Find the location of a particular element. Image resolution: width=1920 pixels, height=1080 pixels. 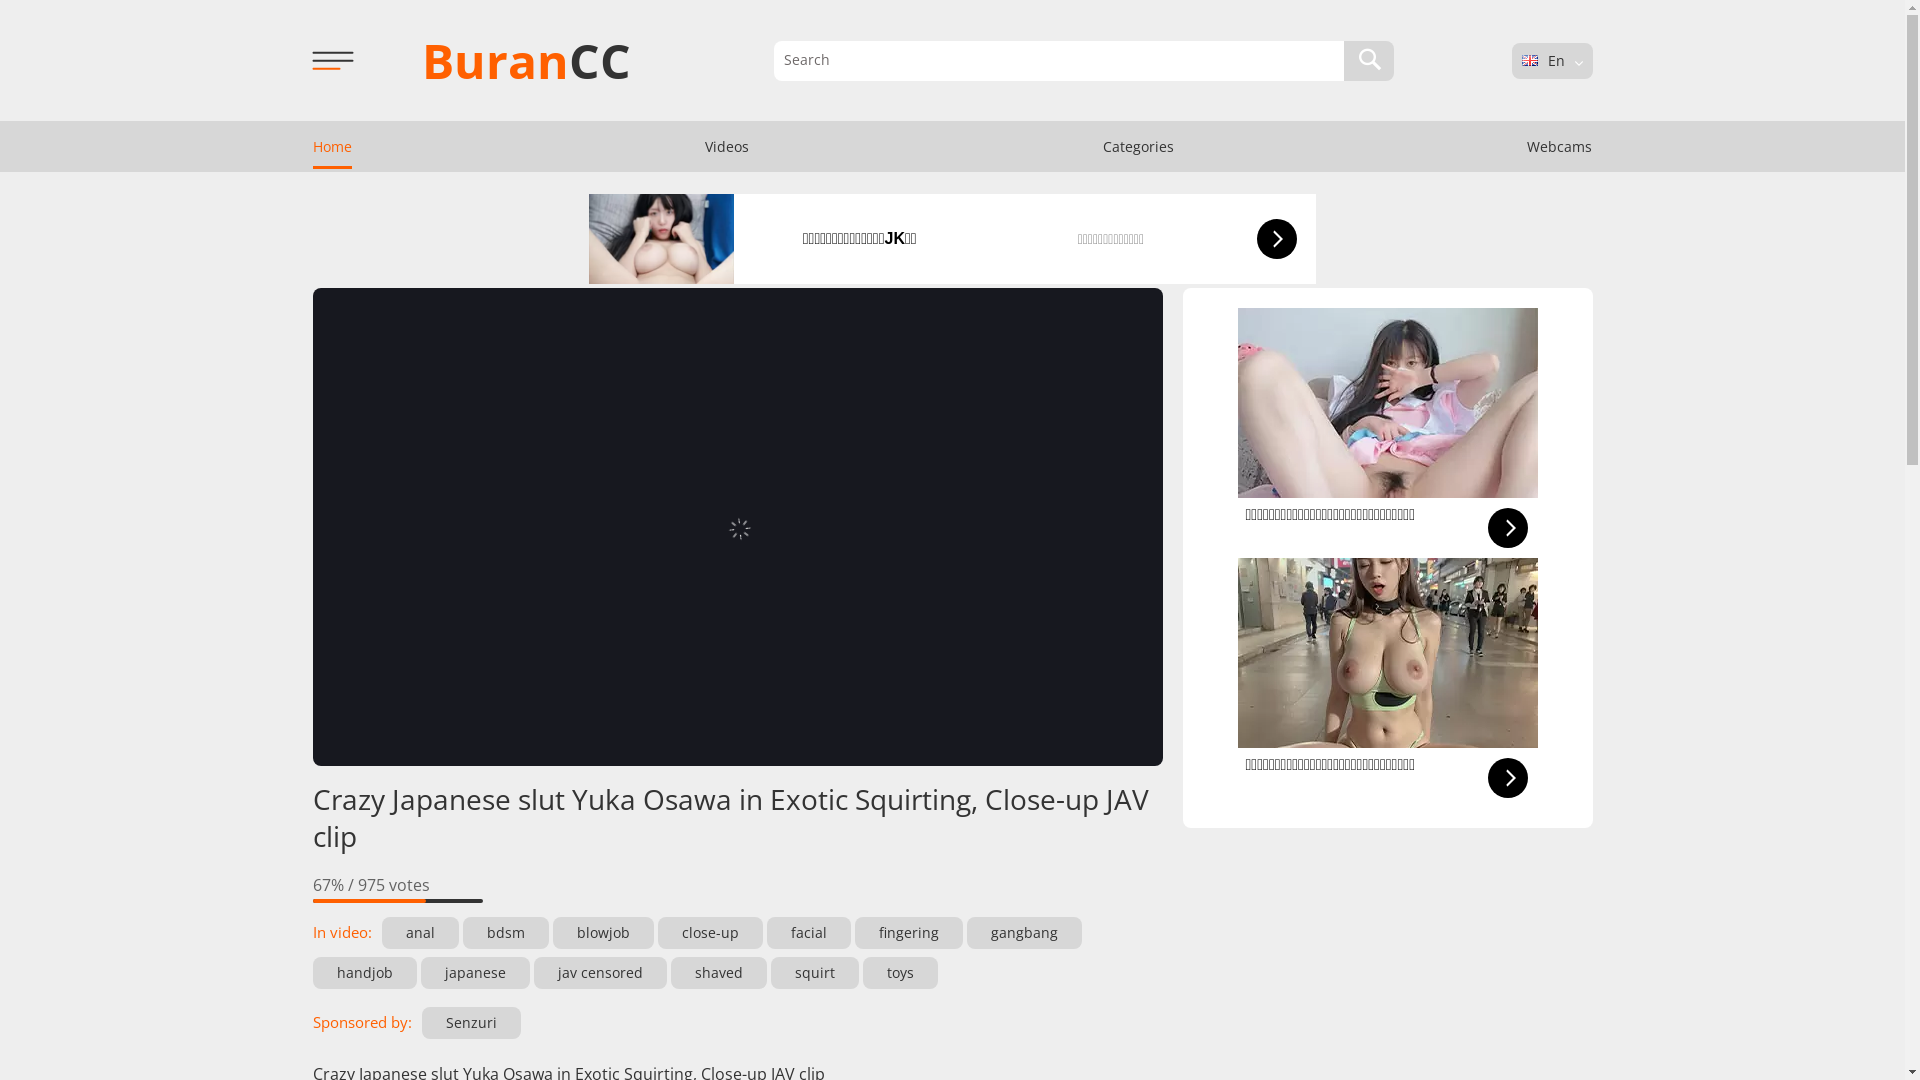

'BuranCC' is located at coordinates (526, 59).